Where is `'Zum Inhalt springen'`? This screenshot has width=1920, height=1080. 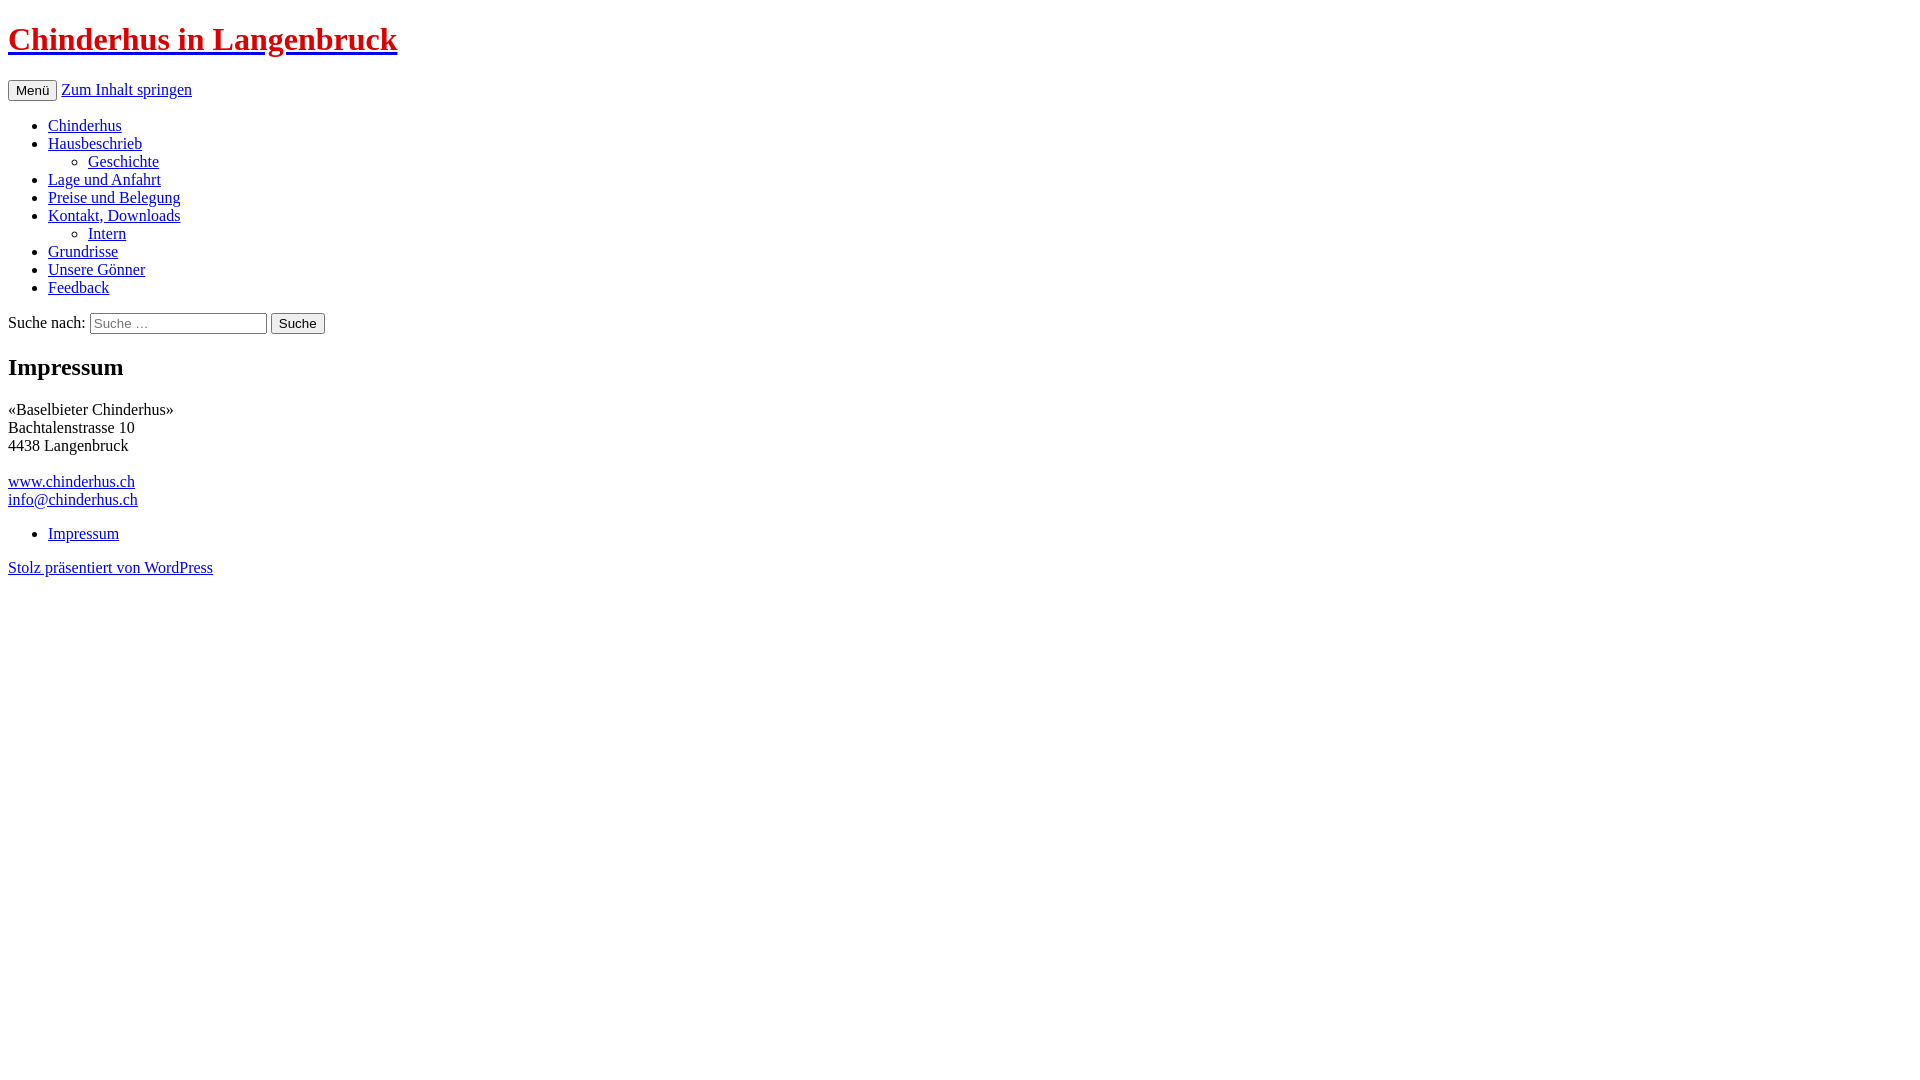 'Zum Inhalt springen' is located at coordinates (61, 88).